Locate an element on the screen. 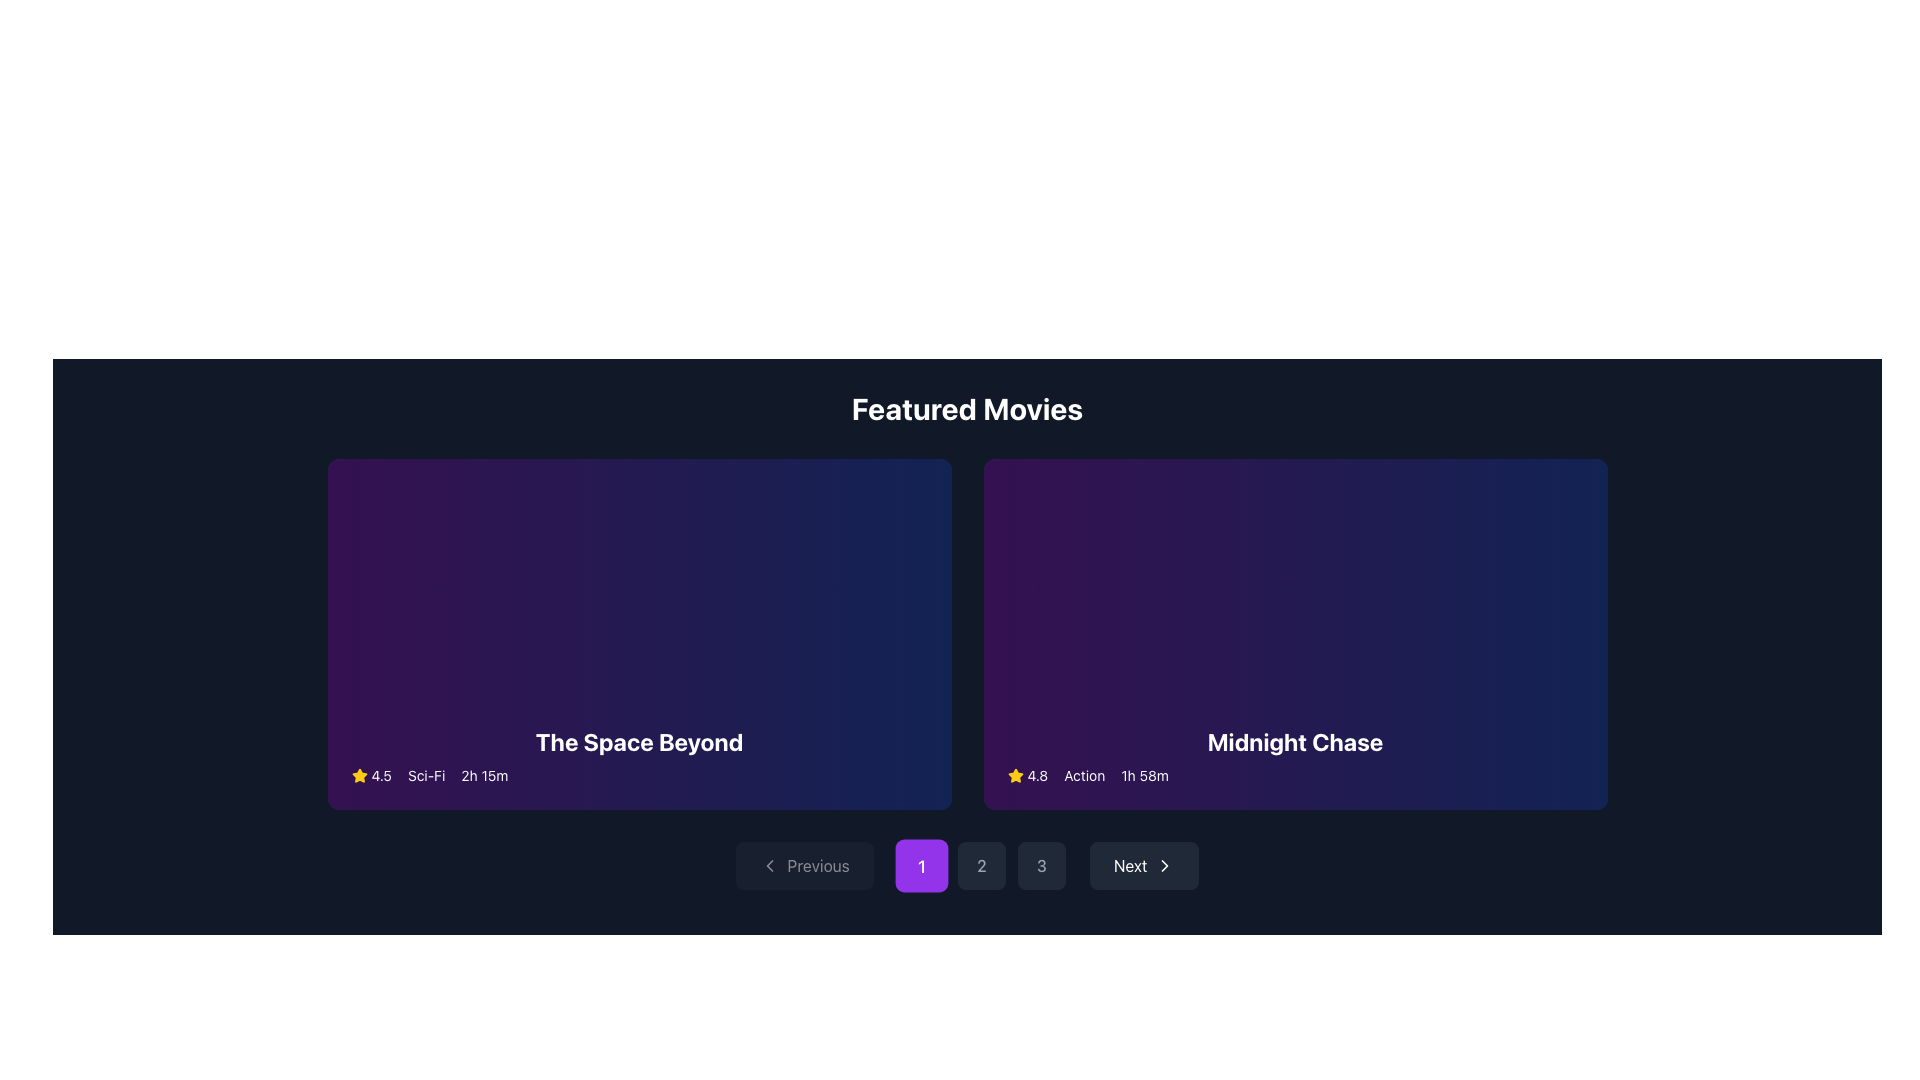 The image size is (1920, 1080). the first pagination button is located at coordinates (920, 865).